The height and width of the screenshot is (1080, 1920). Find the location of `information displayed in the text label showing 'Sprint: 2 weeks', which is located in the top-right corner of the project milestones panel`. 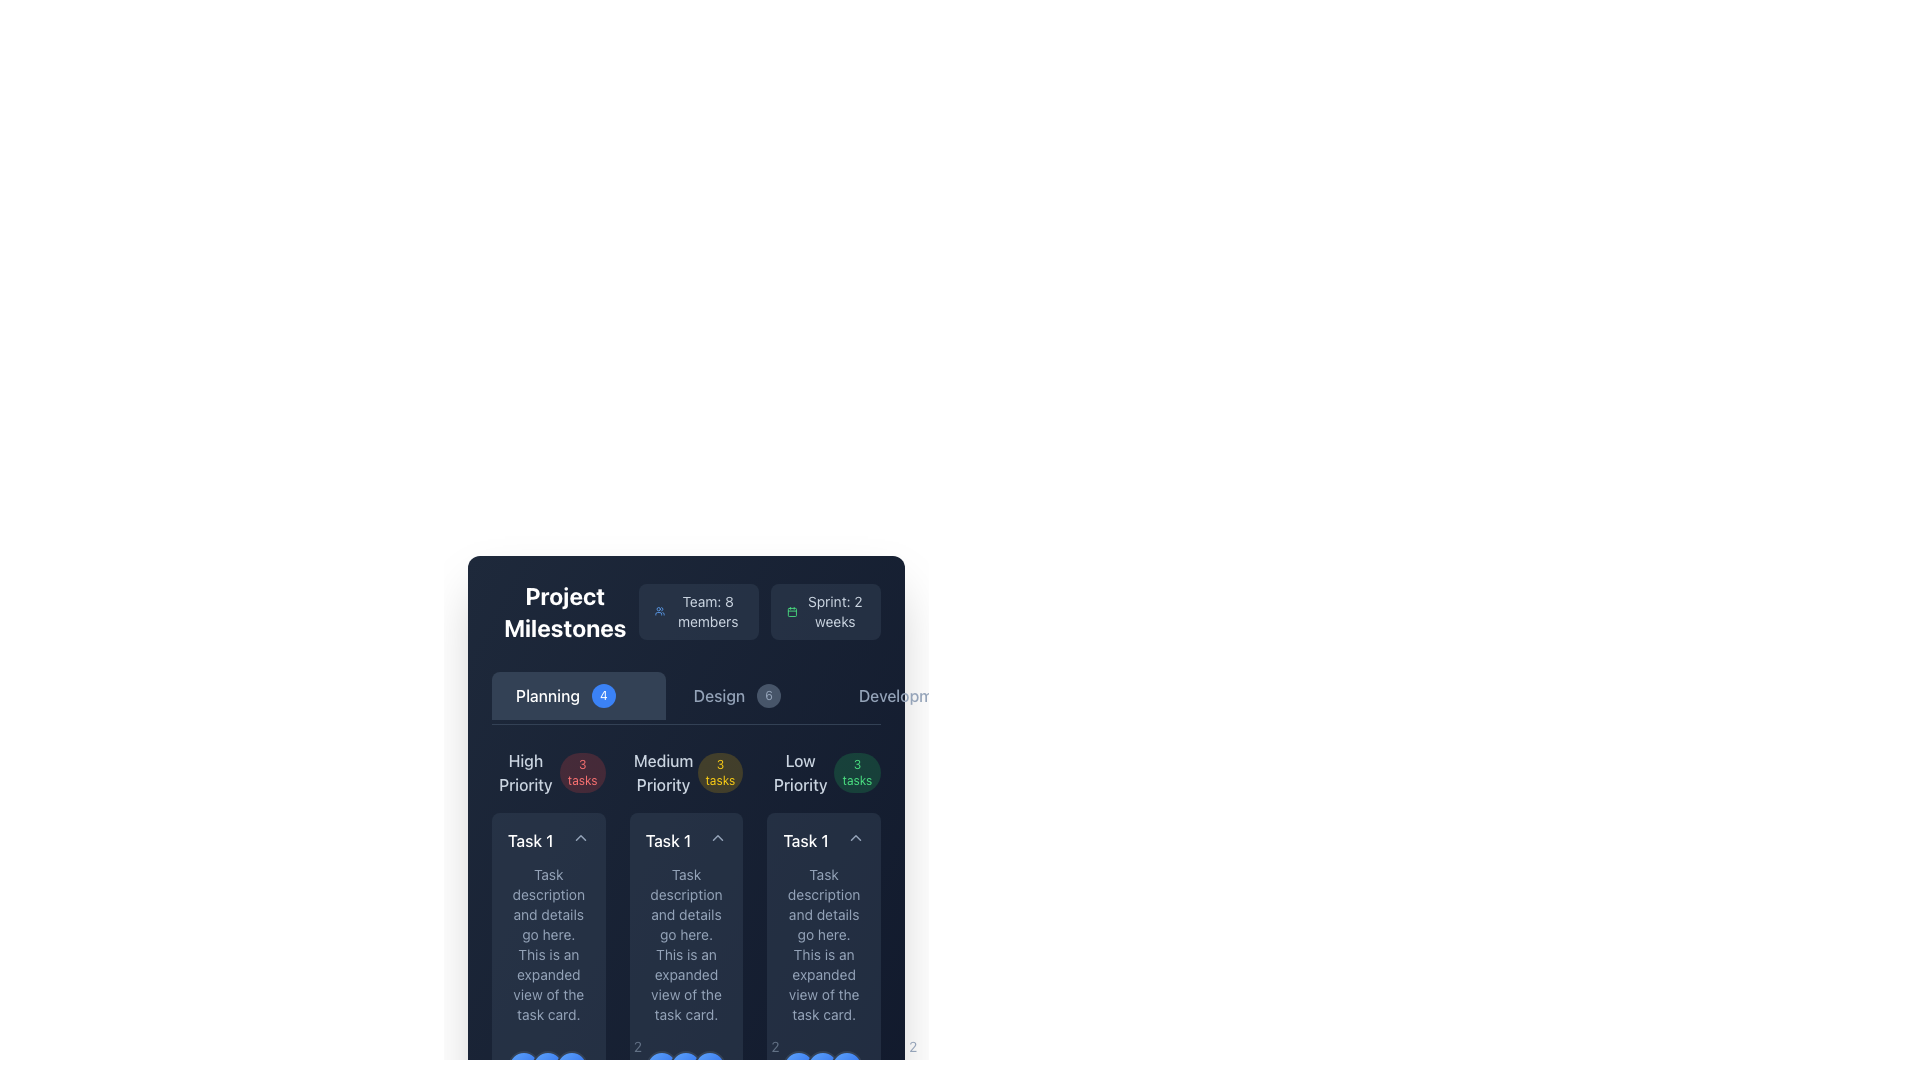

information displayed in the text label showing 'Sprint: 2 weeks', which is located in the top-right corner of the project milestones panel is located at coordinates (835, 611).